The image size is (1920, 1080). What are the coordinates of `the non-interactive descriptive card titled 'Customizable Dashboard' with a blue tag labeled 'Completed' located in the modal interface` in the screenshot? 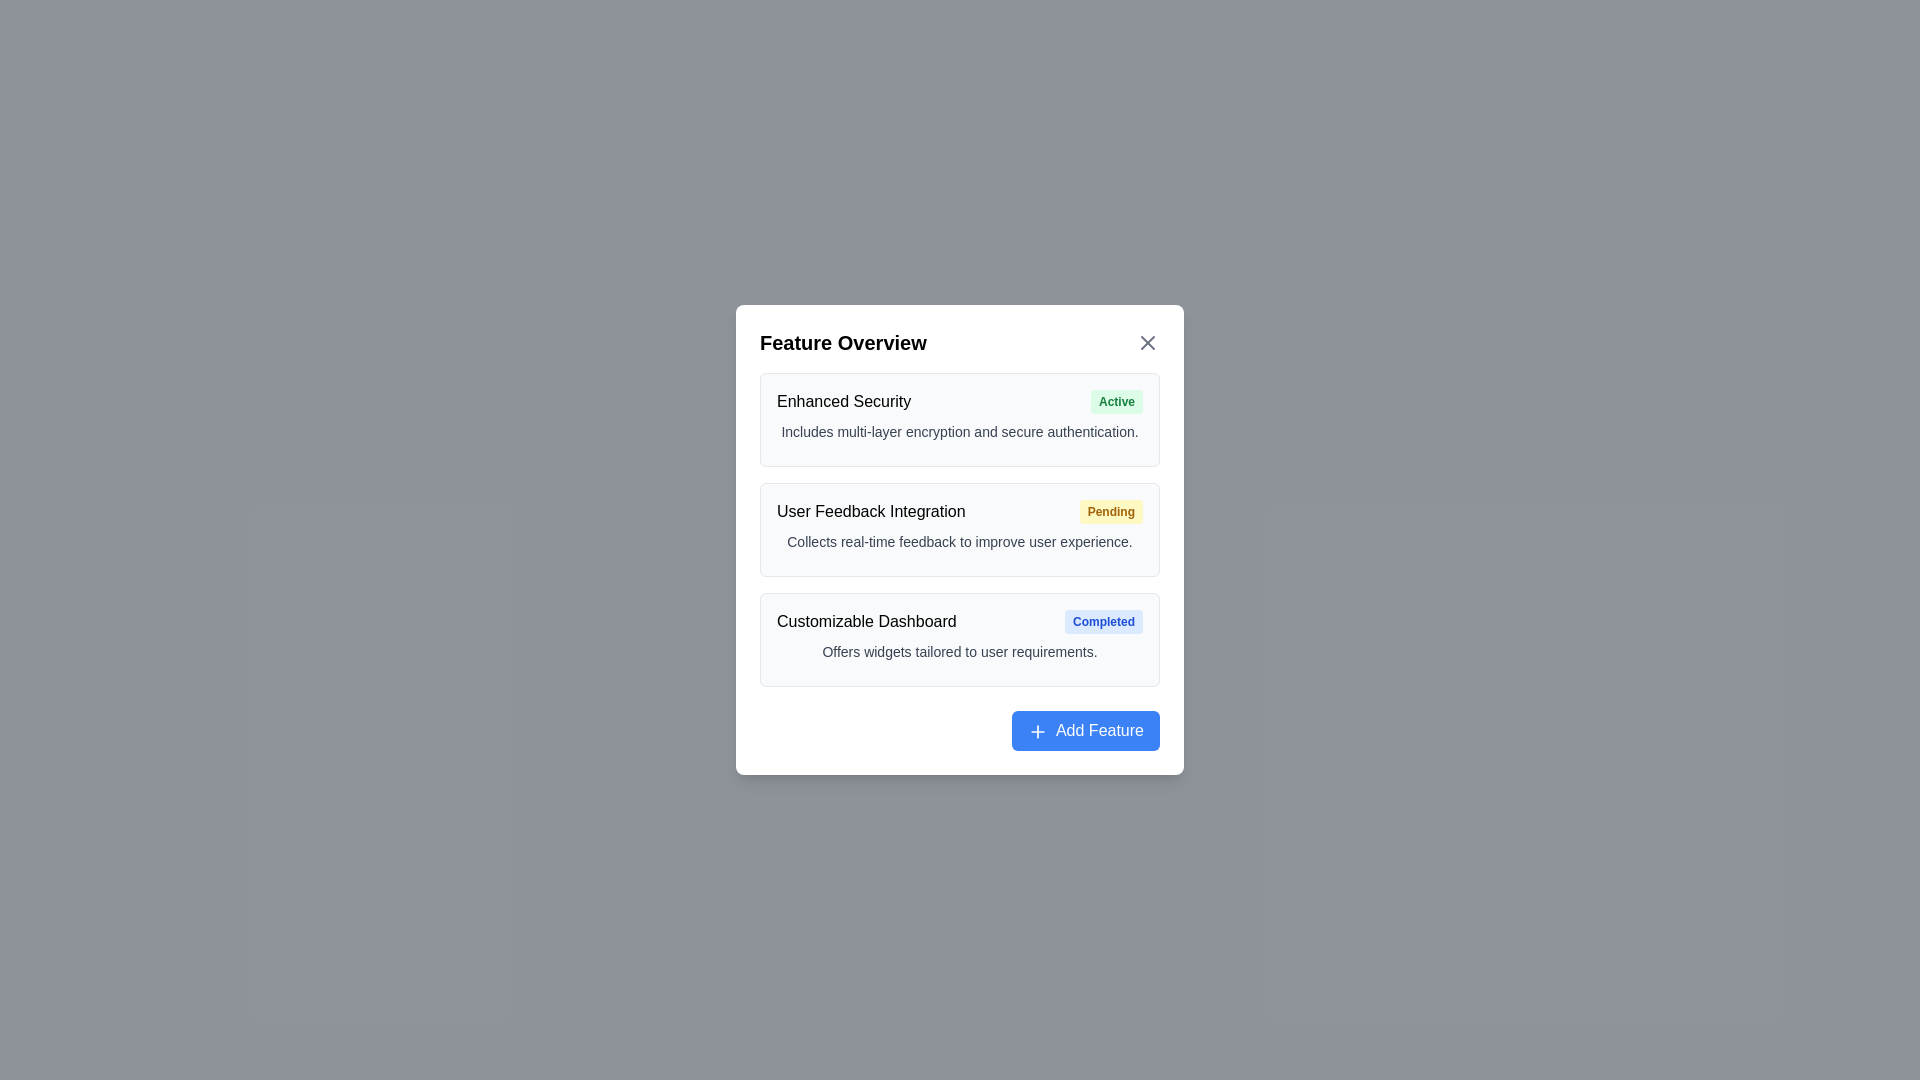 It's located at (960, 640).